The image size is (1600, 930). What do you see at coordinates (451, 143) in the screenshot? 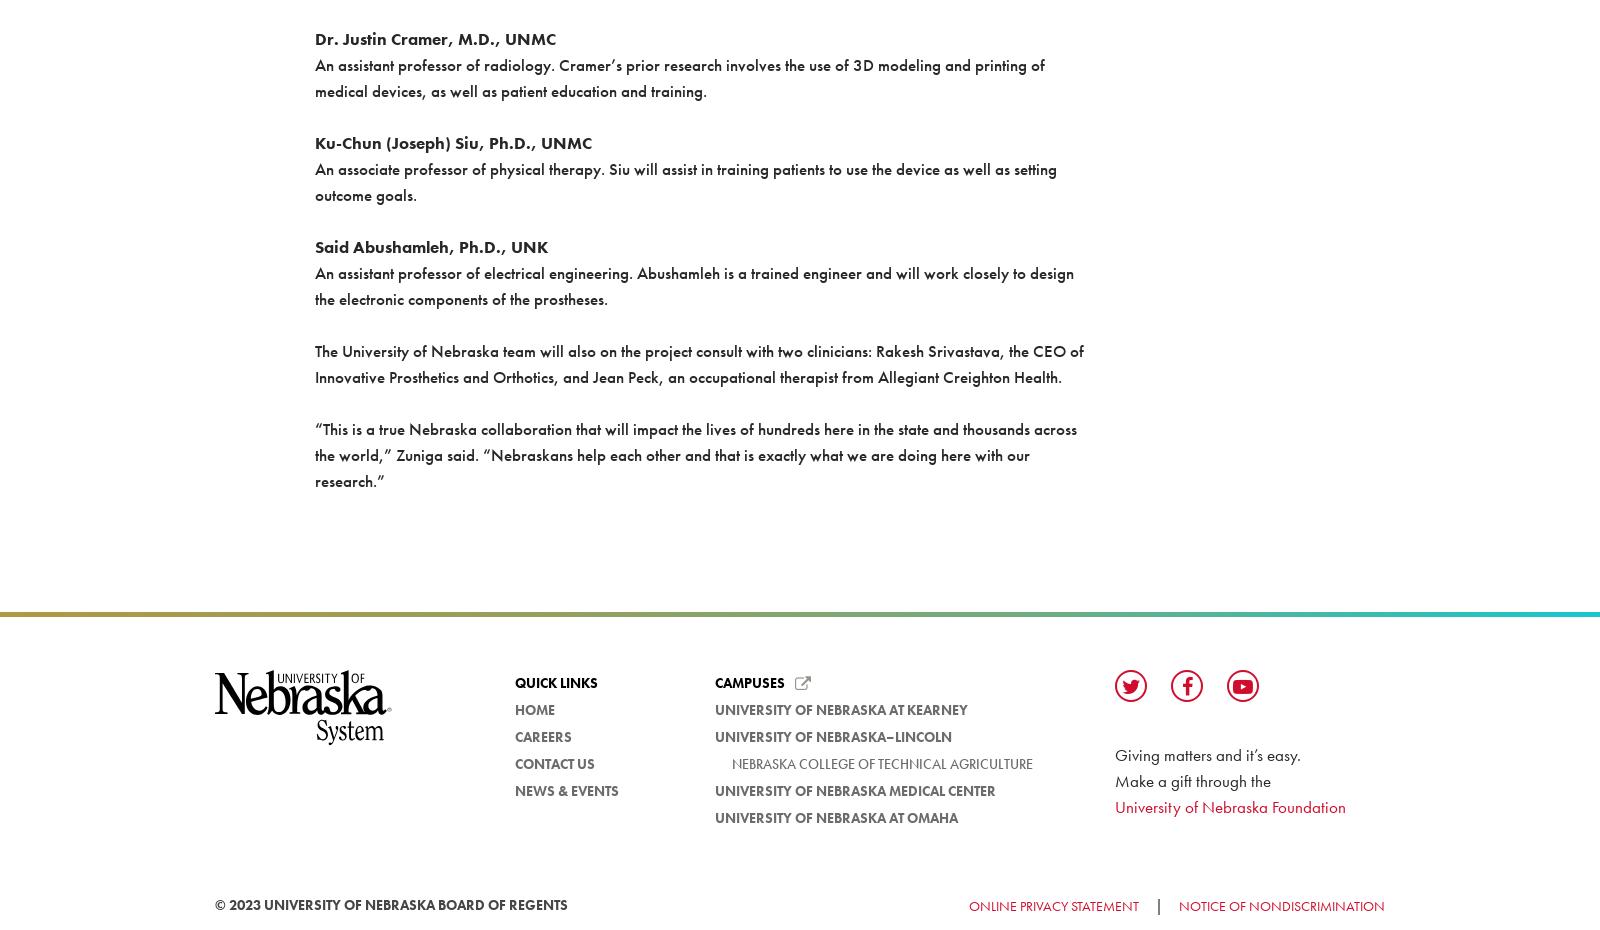
I see `'Ku-Chun (Joseph) Siu, Ph.D., UNMC'` at bounding box center [451, 143].